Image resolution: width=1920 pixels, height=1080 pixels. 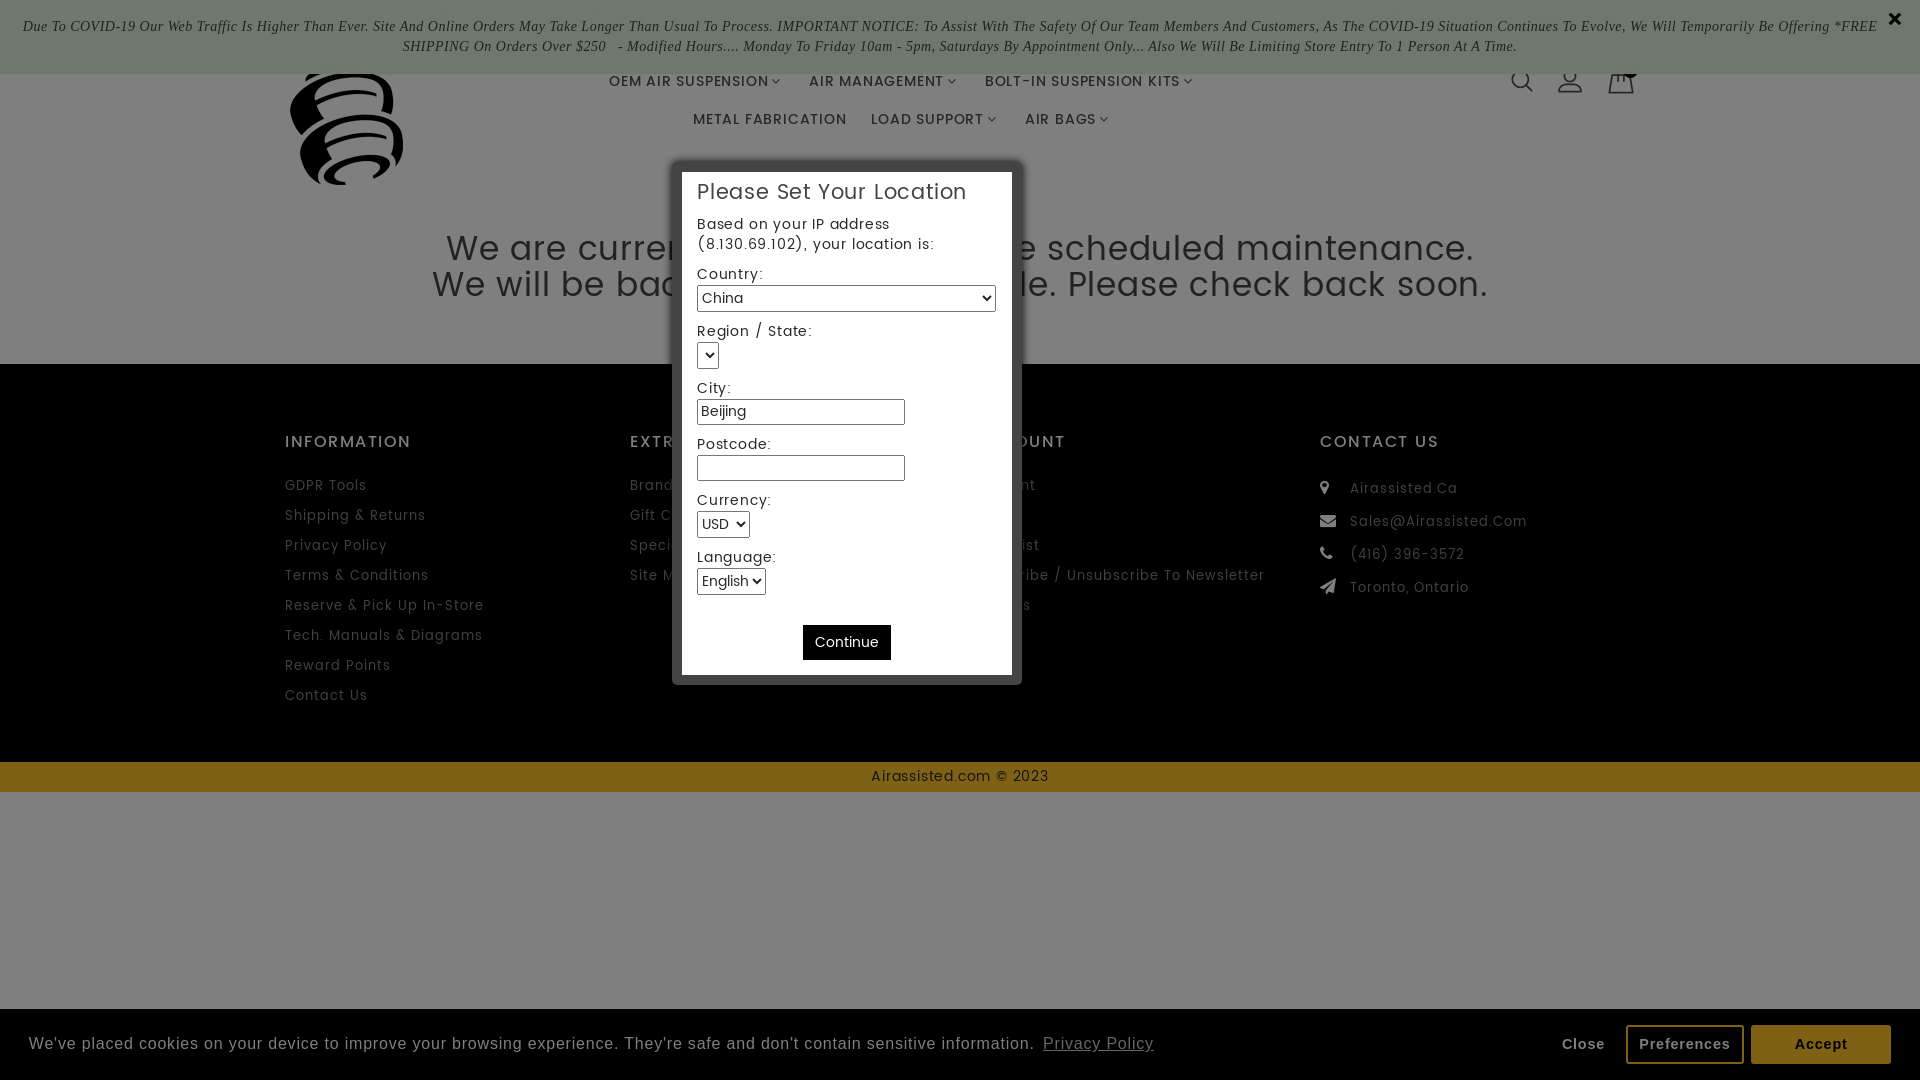 I want to click on 'Brands', so click(x=656, y=486).